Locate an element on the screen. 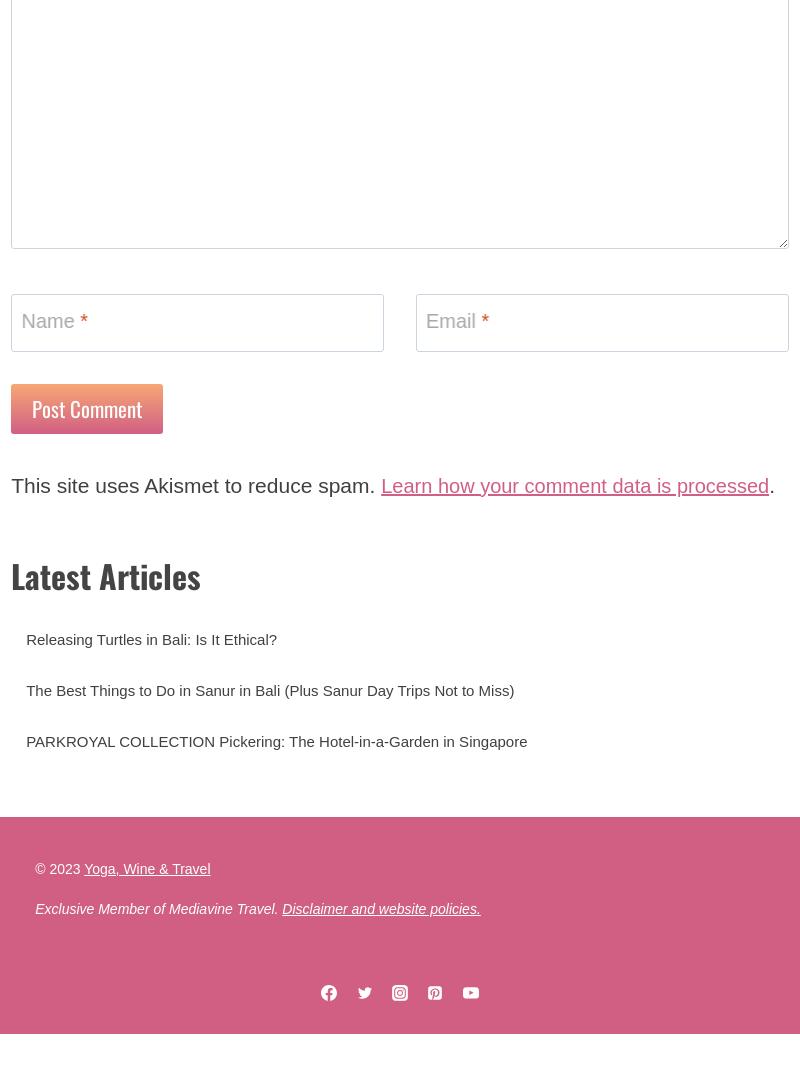  'Name' is located at coordinates (51, 335).